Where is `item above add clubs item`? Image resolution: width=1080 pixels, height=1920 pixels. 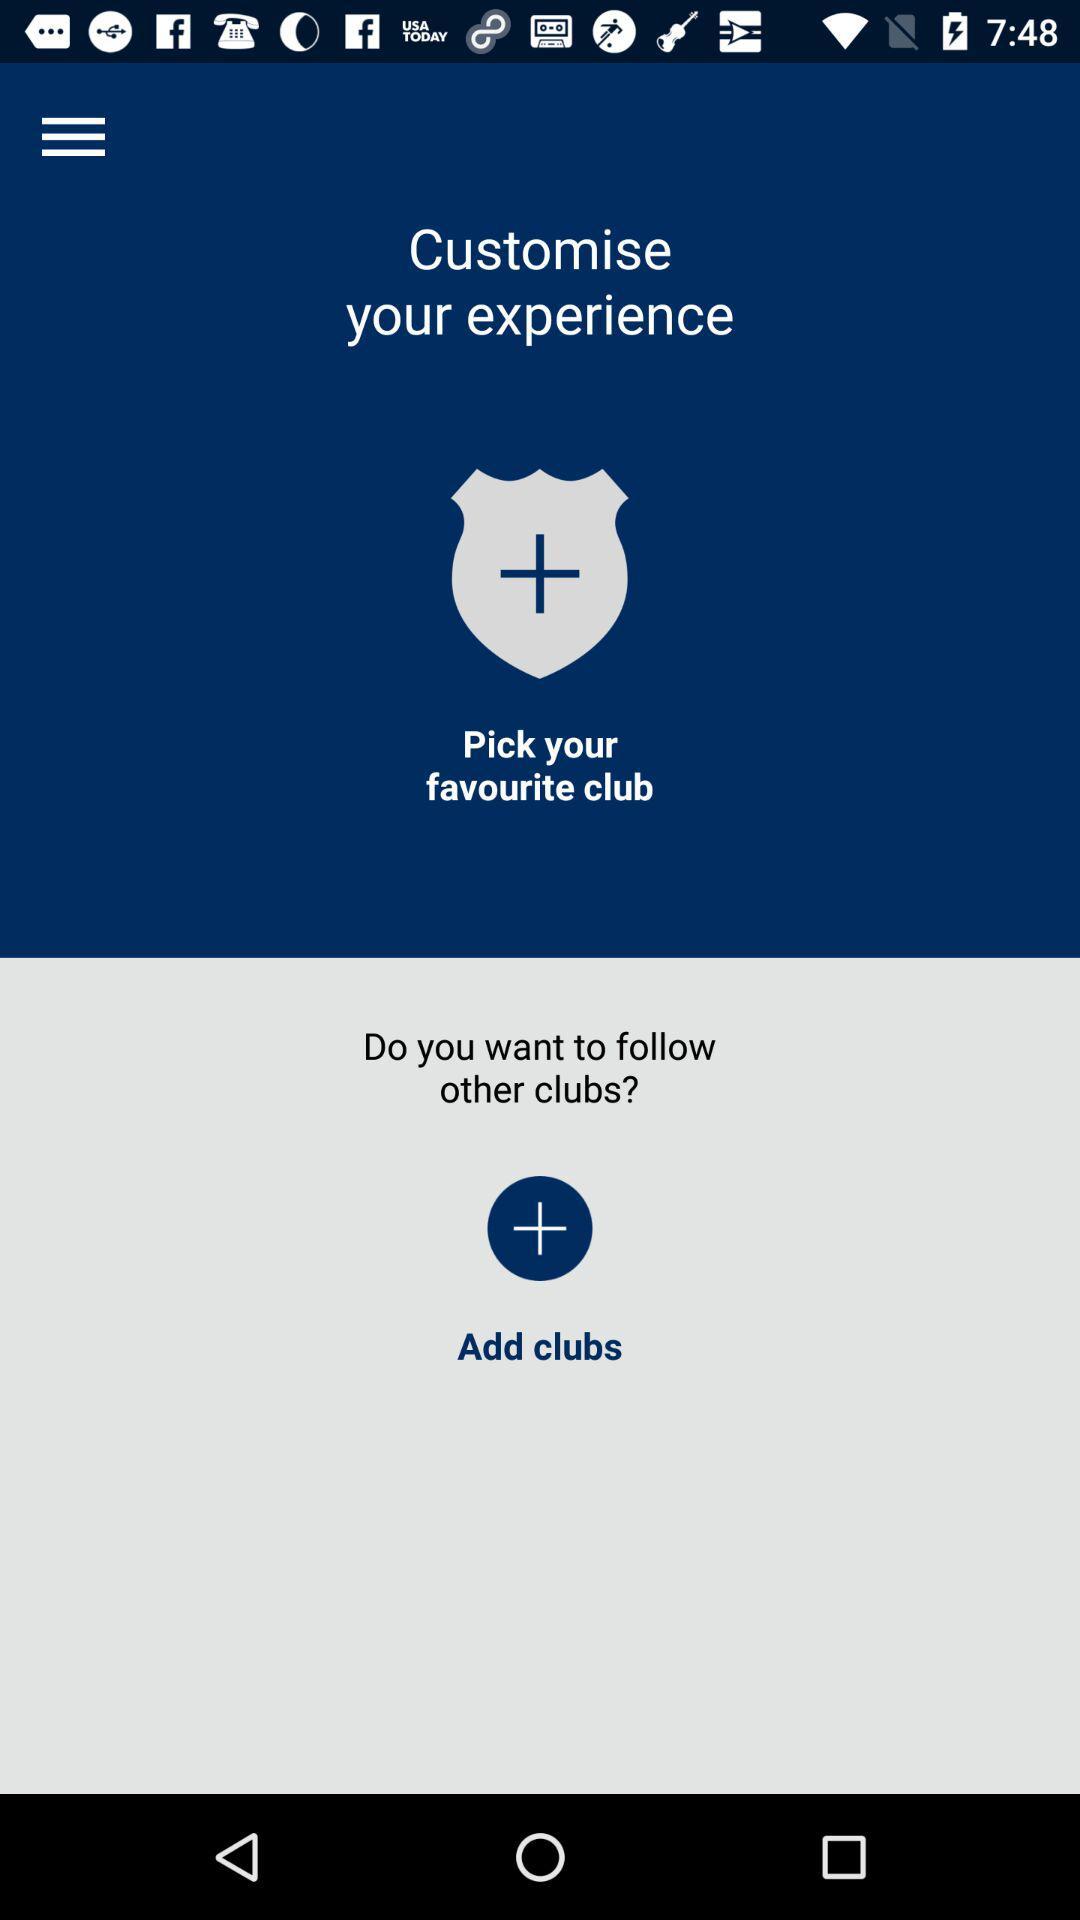 item above add clubs item is located at coordinates (72, 135).